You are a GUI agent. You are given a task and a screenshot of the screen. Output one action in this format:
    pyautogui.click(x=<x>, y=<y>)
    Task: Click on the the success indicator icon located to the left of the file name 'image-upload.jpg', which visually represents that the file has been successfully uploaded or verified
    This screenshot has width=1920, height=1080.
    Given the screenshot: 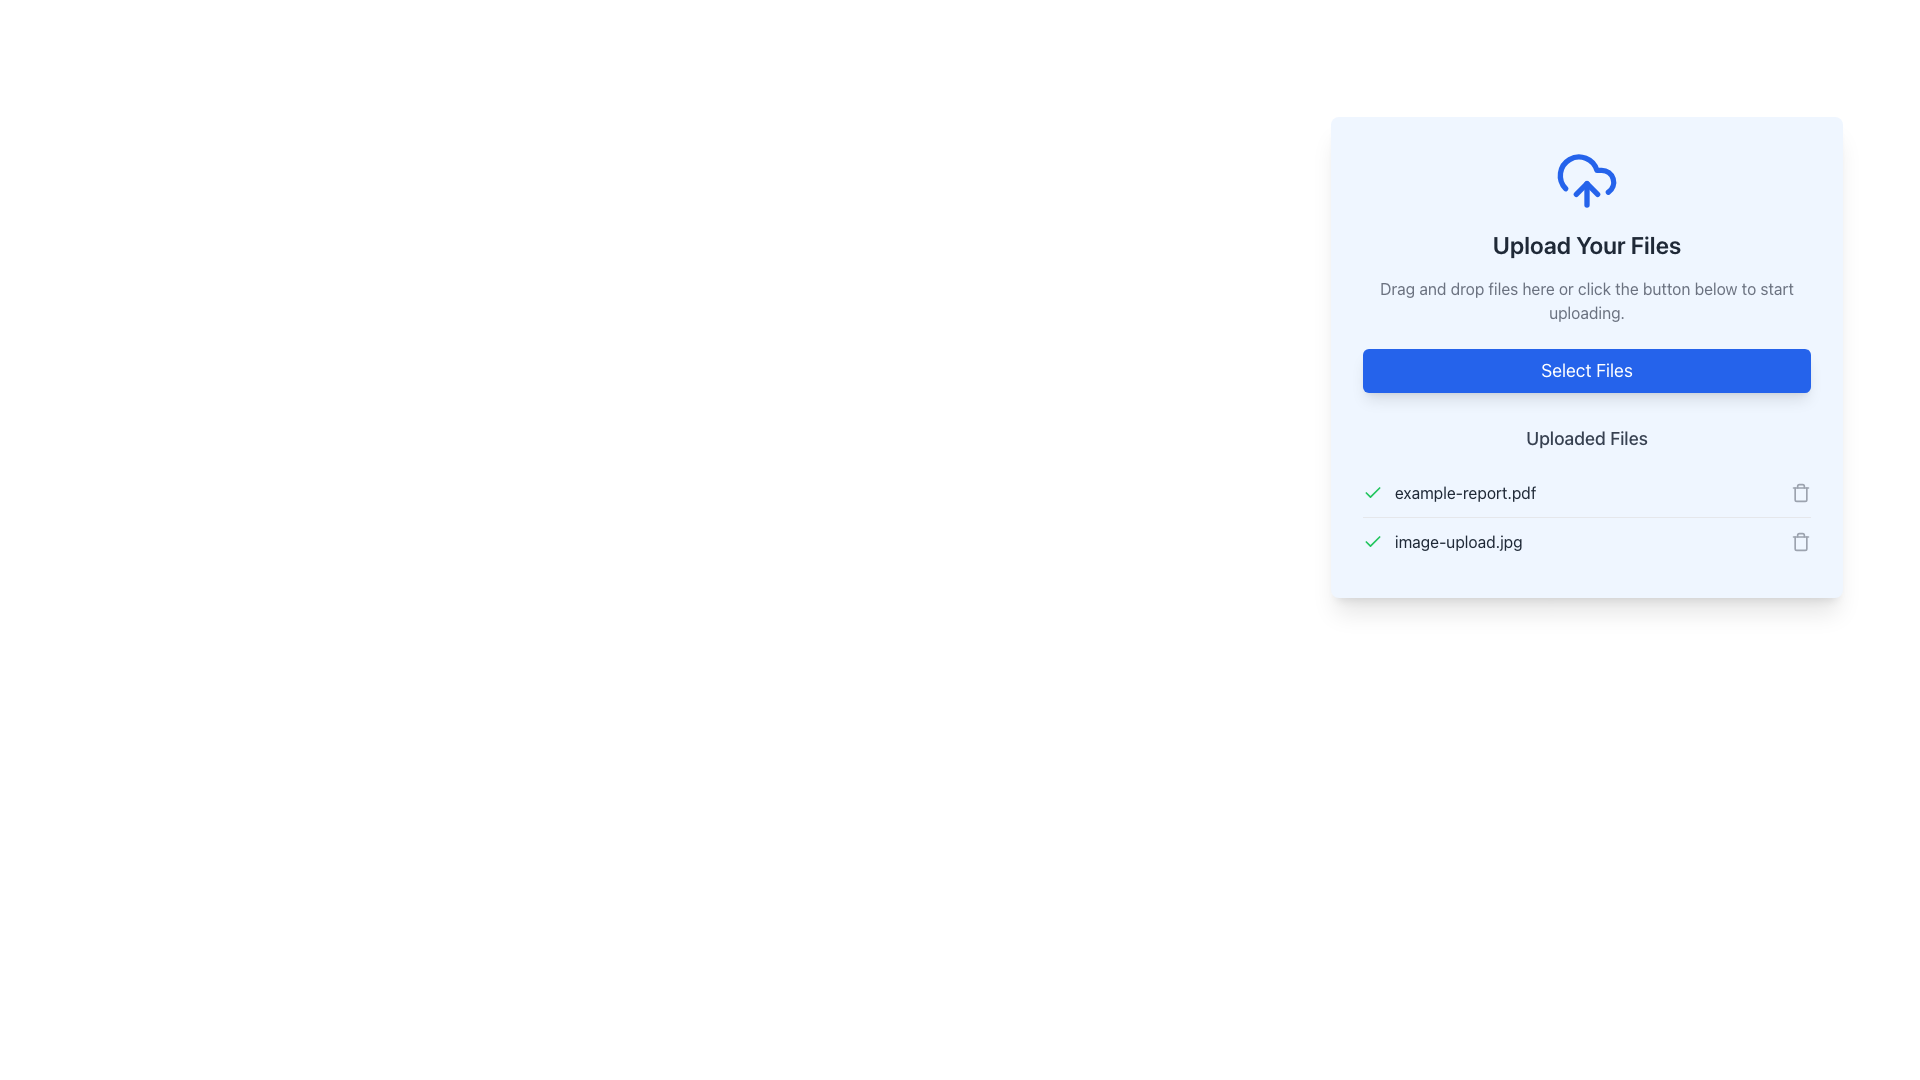 What is the action you would take?
    pyautogui.click(x=1371, y=542)
    